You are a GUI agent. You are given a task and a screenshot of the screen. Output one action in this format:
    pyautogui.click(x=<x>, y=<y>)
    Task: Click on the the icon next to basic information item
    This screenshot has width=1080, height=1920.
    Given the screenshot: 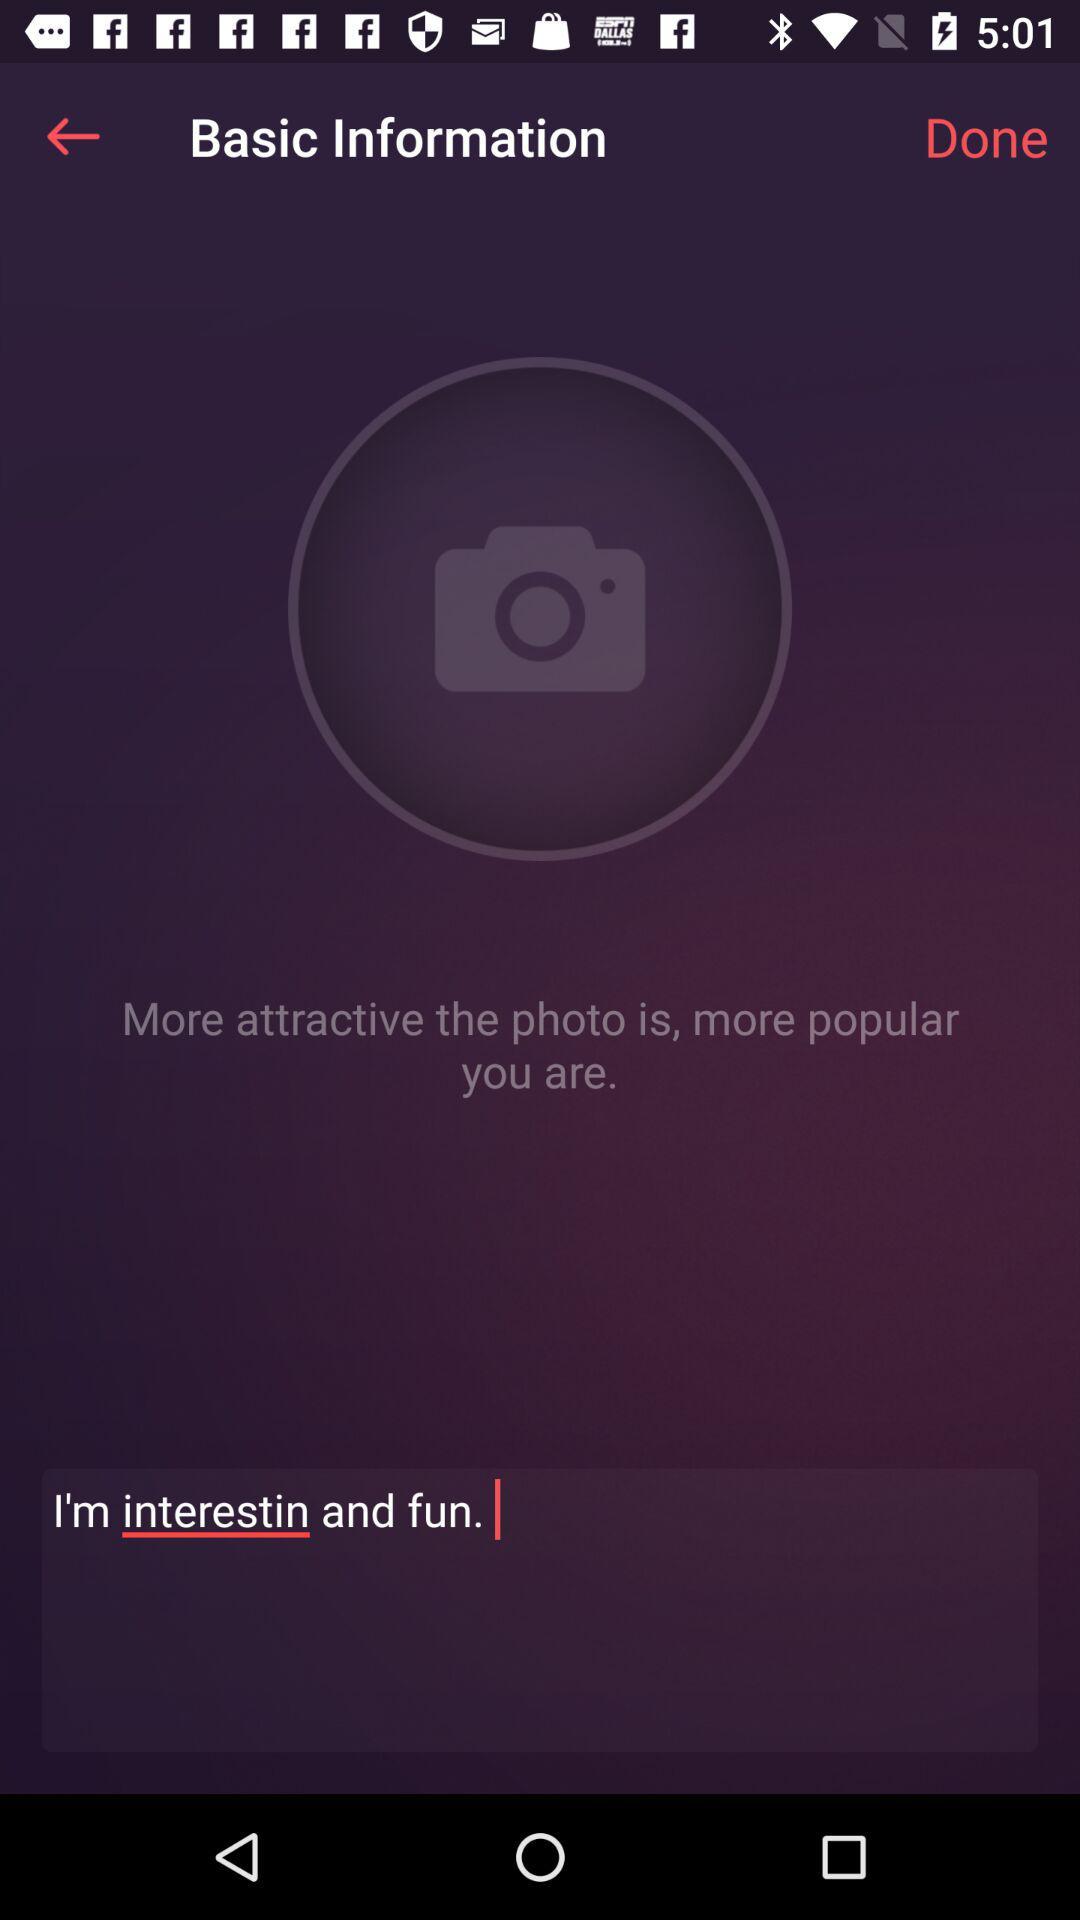 What is the action you would take?
    pyautogui.click(x=72, y=135)
    